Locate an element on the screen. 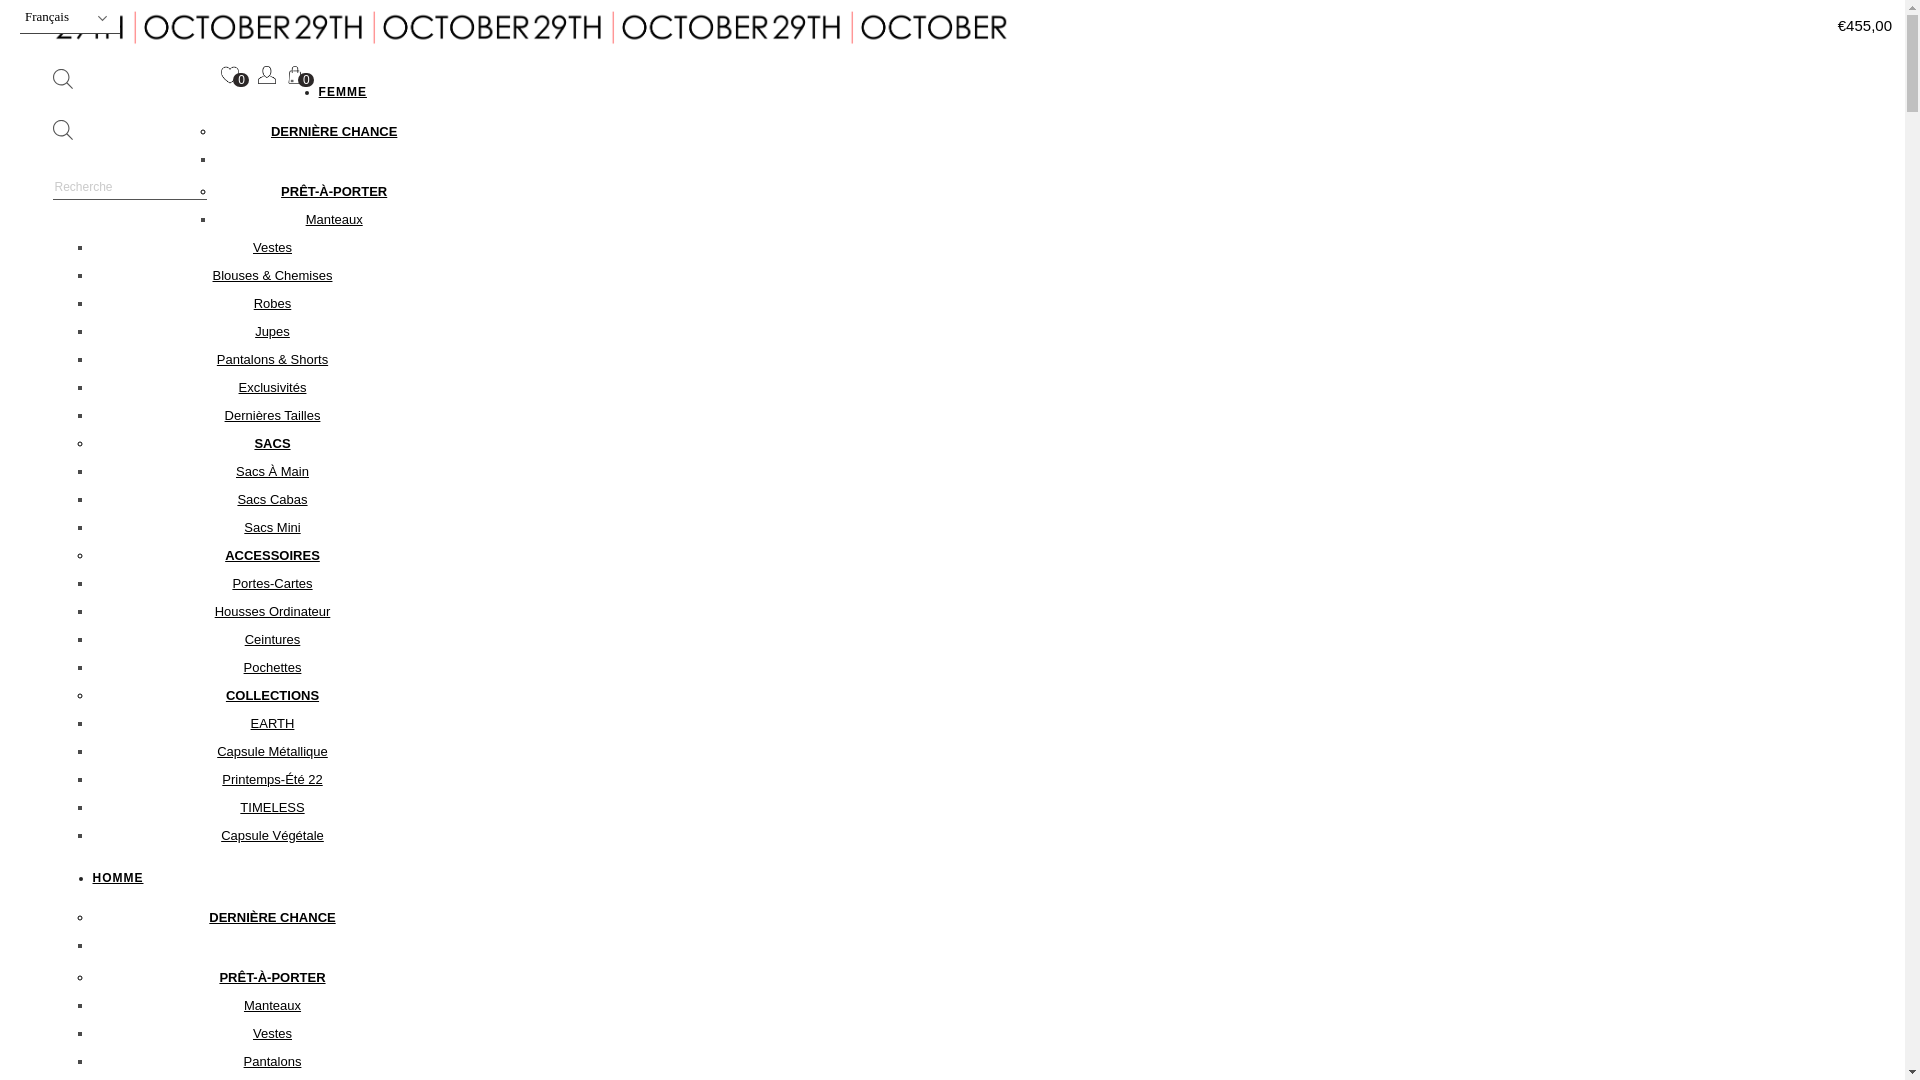  'TIMELESS' is located at coordinates (271, 806).